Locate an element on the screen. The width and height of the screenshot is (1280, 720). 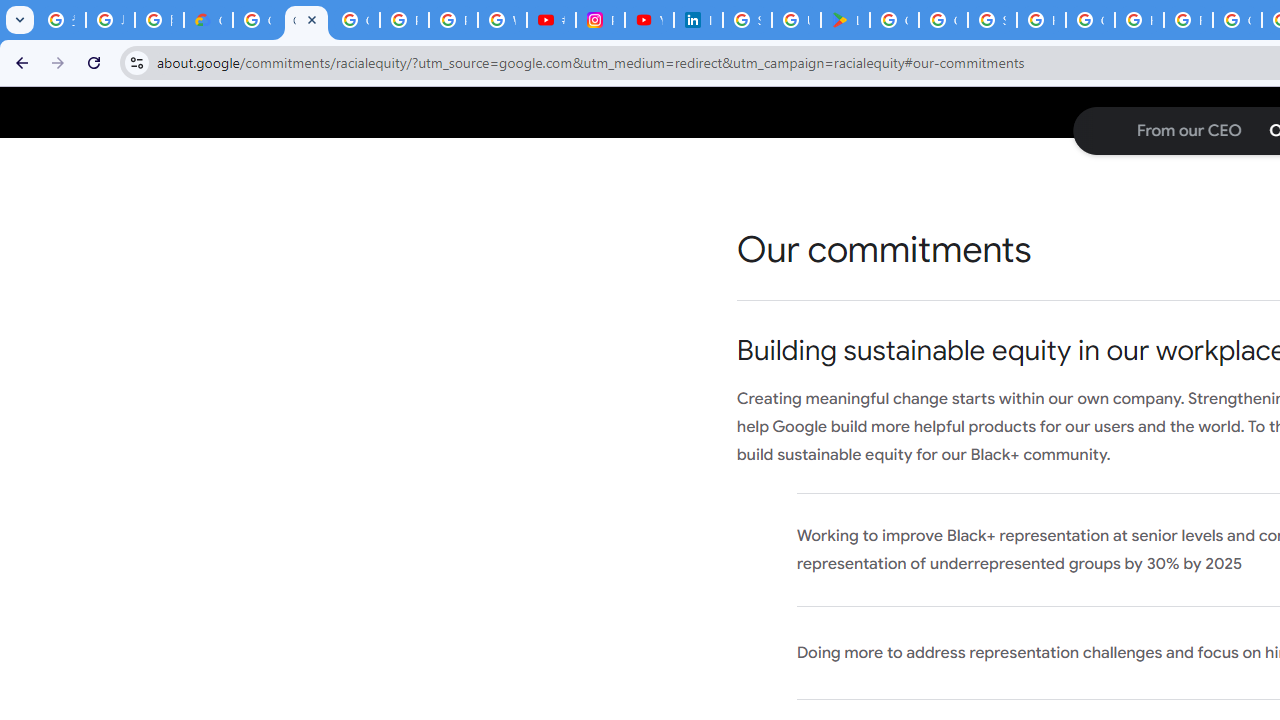
'Last Shelter: Survival - Apps on Google Play' is located at coordinates (845, 20).